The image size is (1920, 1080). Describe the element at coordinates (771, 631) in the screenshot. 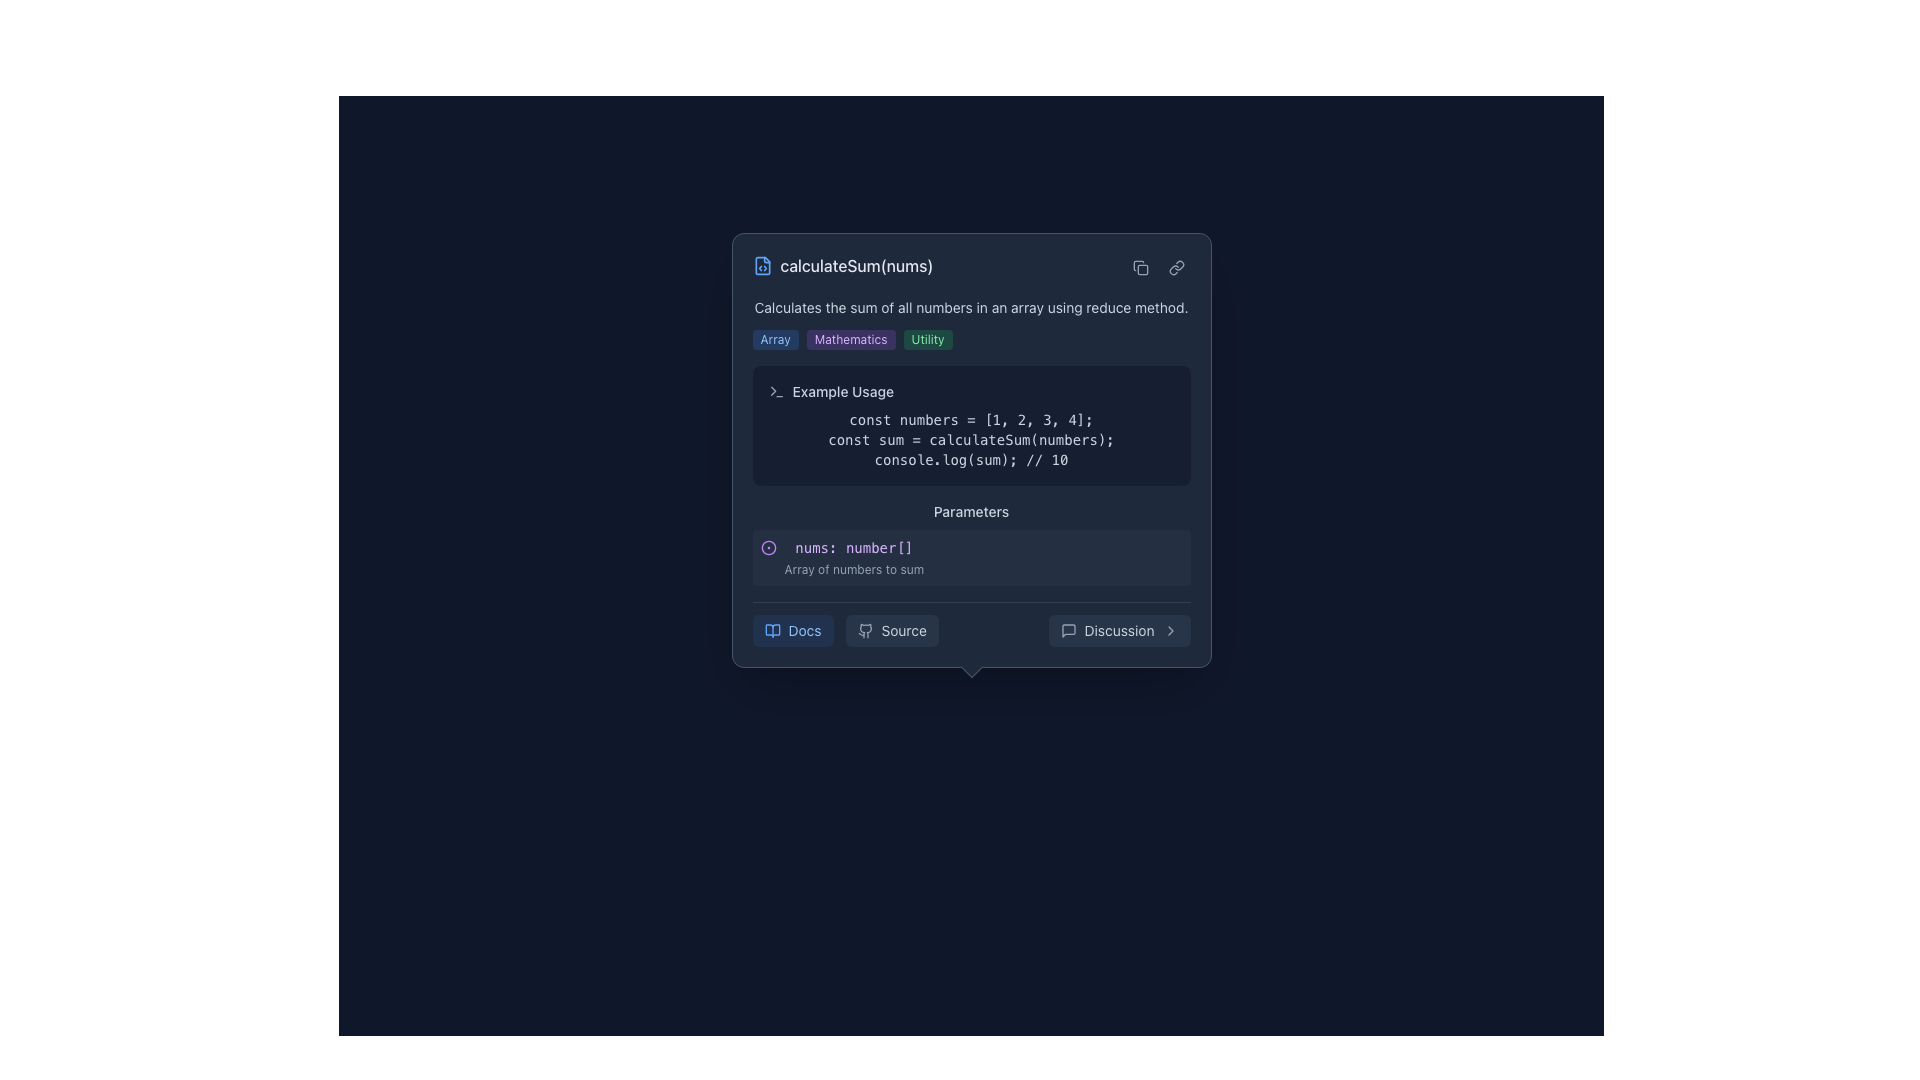

I see `the documentation icon located to the left of the 'Docs' button at the bottom left of the informational card` at that location.